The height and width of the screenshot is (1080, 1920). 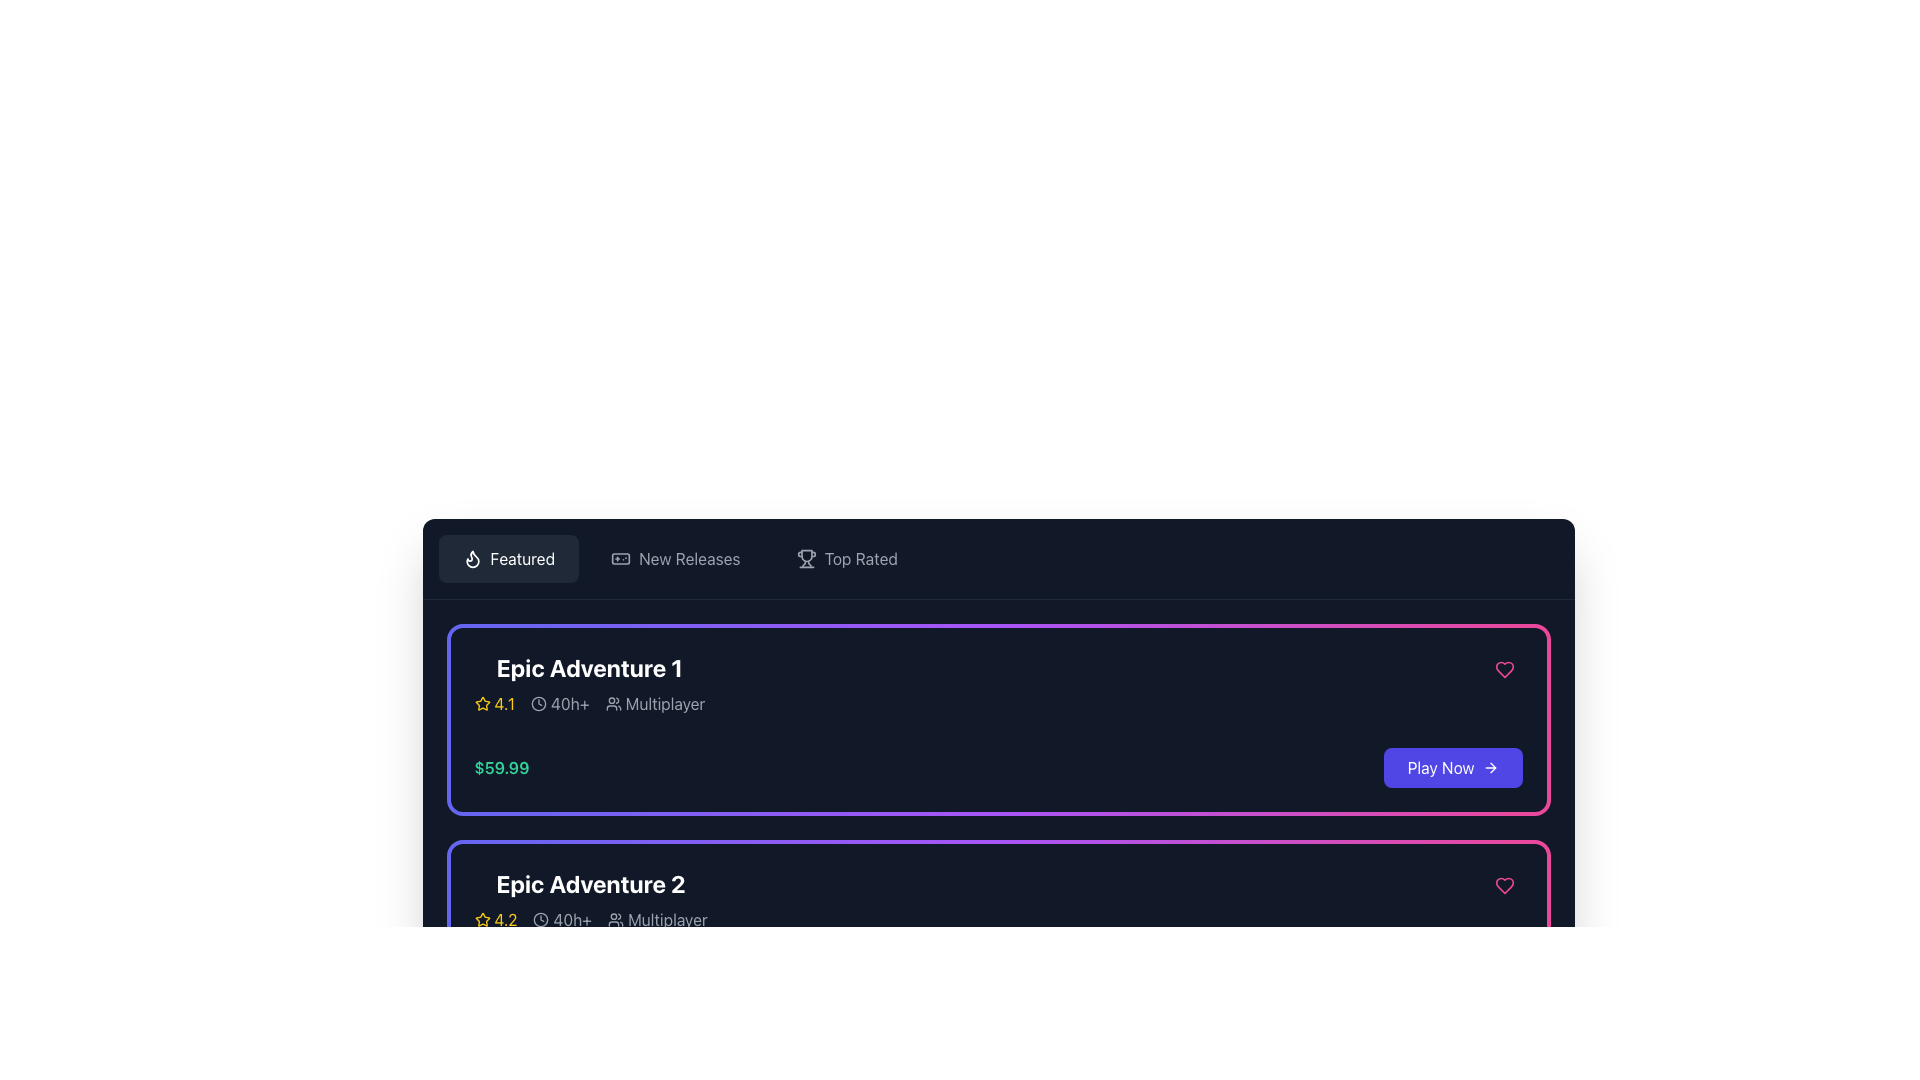 I want to click on the flame icon located in the top navigation bar, adjacent to the 'Featured' label, so click(x=471, y=559).